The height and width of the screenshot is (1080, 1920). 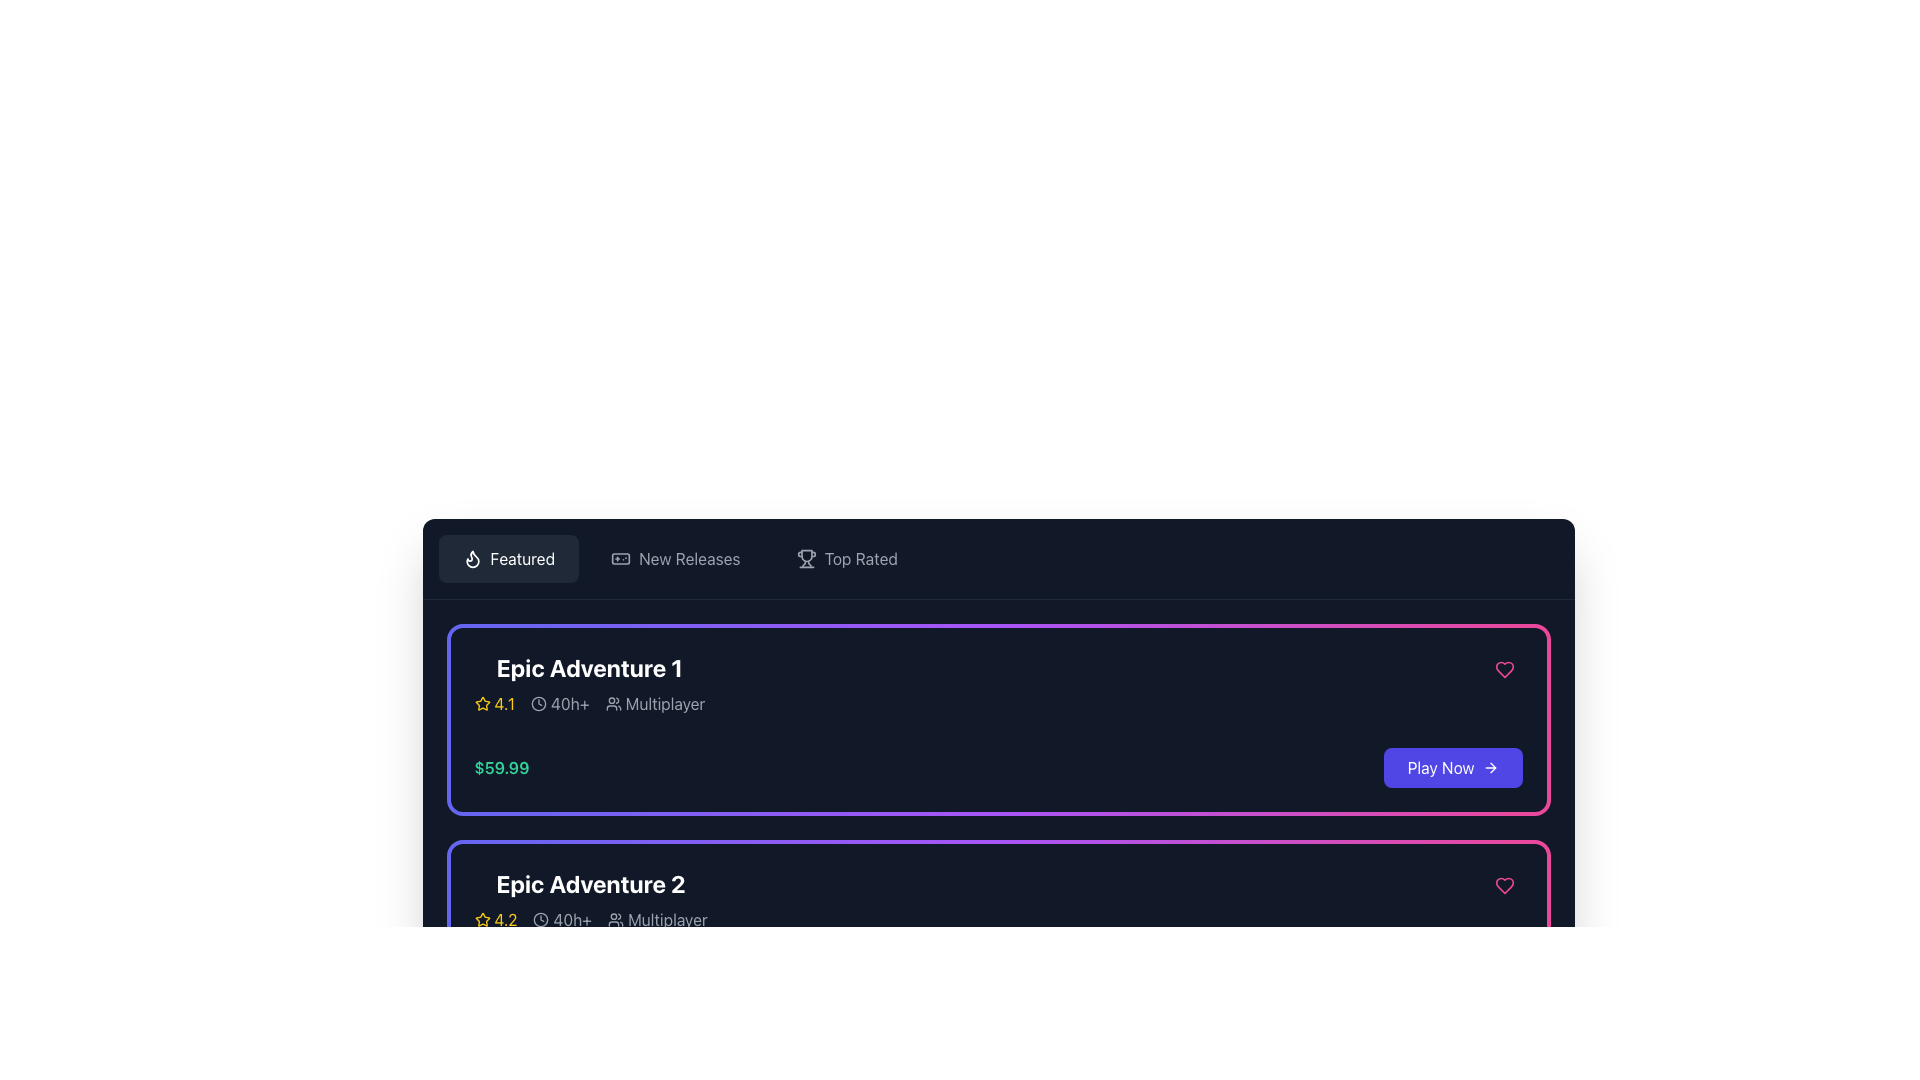 I want to click on the flame icon located in the top navigation bar, adjacent to the 'Featured' label, so click(x=471, y=559).